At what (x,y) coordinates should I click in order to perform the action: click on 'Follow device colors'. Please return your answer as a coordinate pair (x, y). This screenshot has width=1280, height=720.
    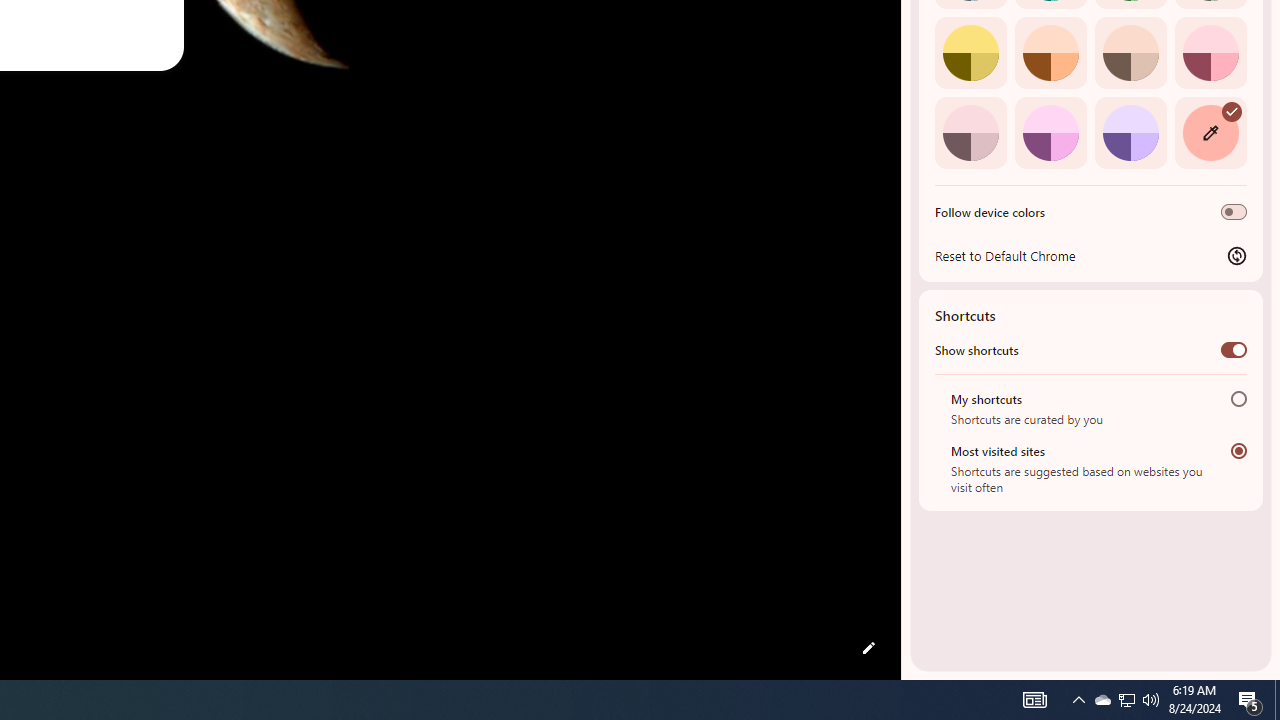
    Looking at the image, I should click on (1232, 211).